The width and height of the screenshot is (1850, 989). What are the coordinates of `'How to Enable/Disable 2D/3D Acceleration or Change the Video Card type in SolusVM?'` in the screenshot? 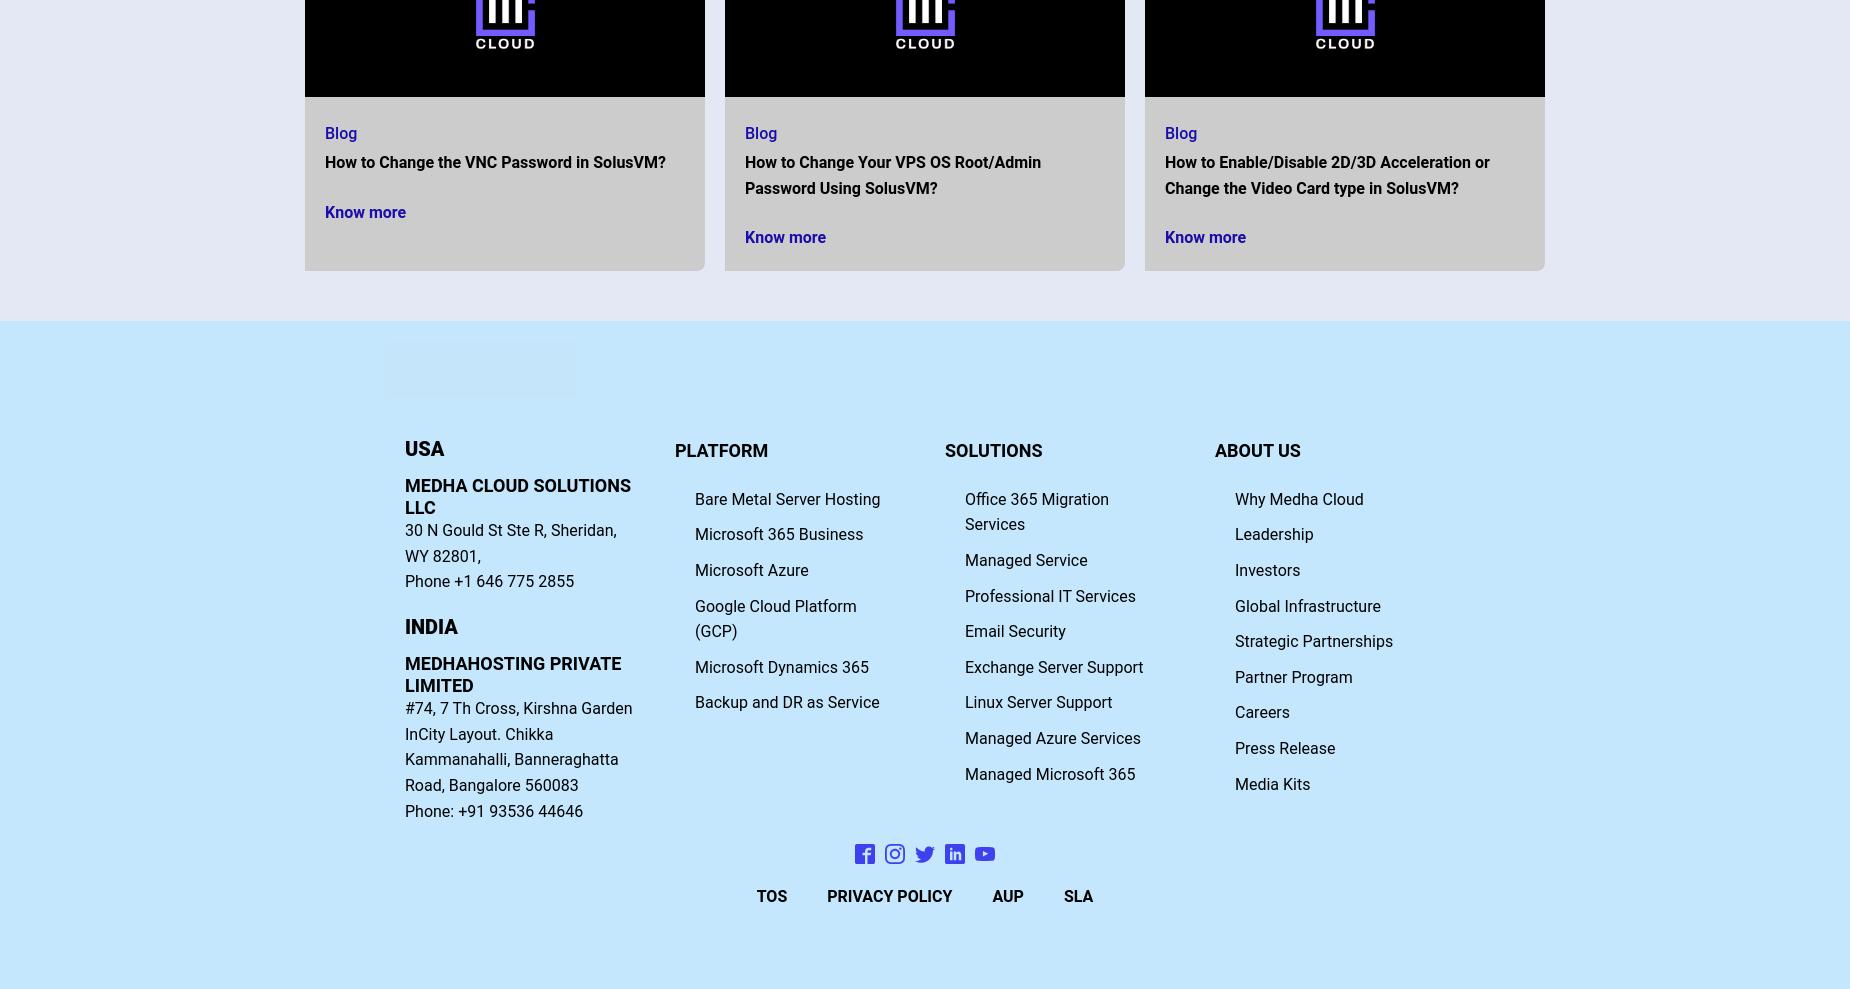 It's located at (1326, 174).